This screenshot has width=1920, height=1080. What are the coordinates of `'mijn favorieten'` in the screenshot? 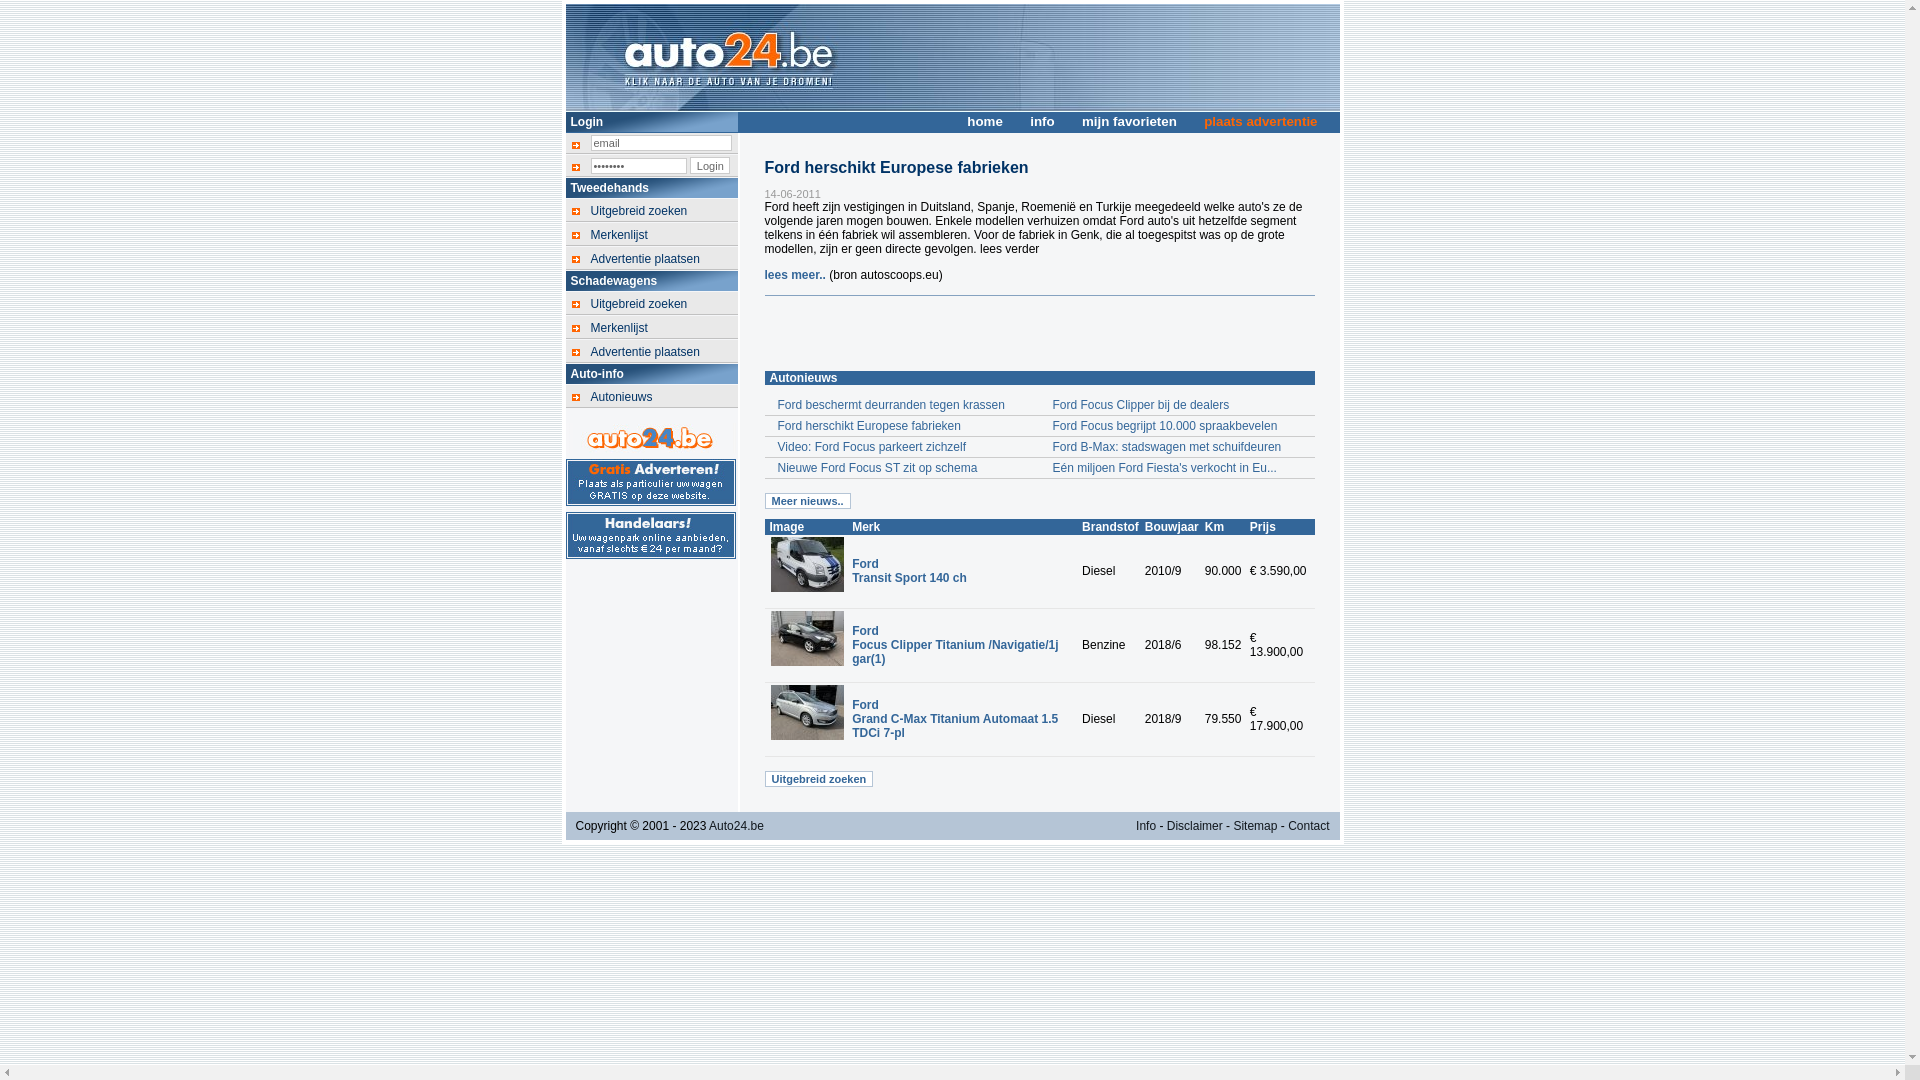 It's located at (1069, 121).